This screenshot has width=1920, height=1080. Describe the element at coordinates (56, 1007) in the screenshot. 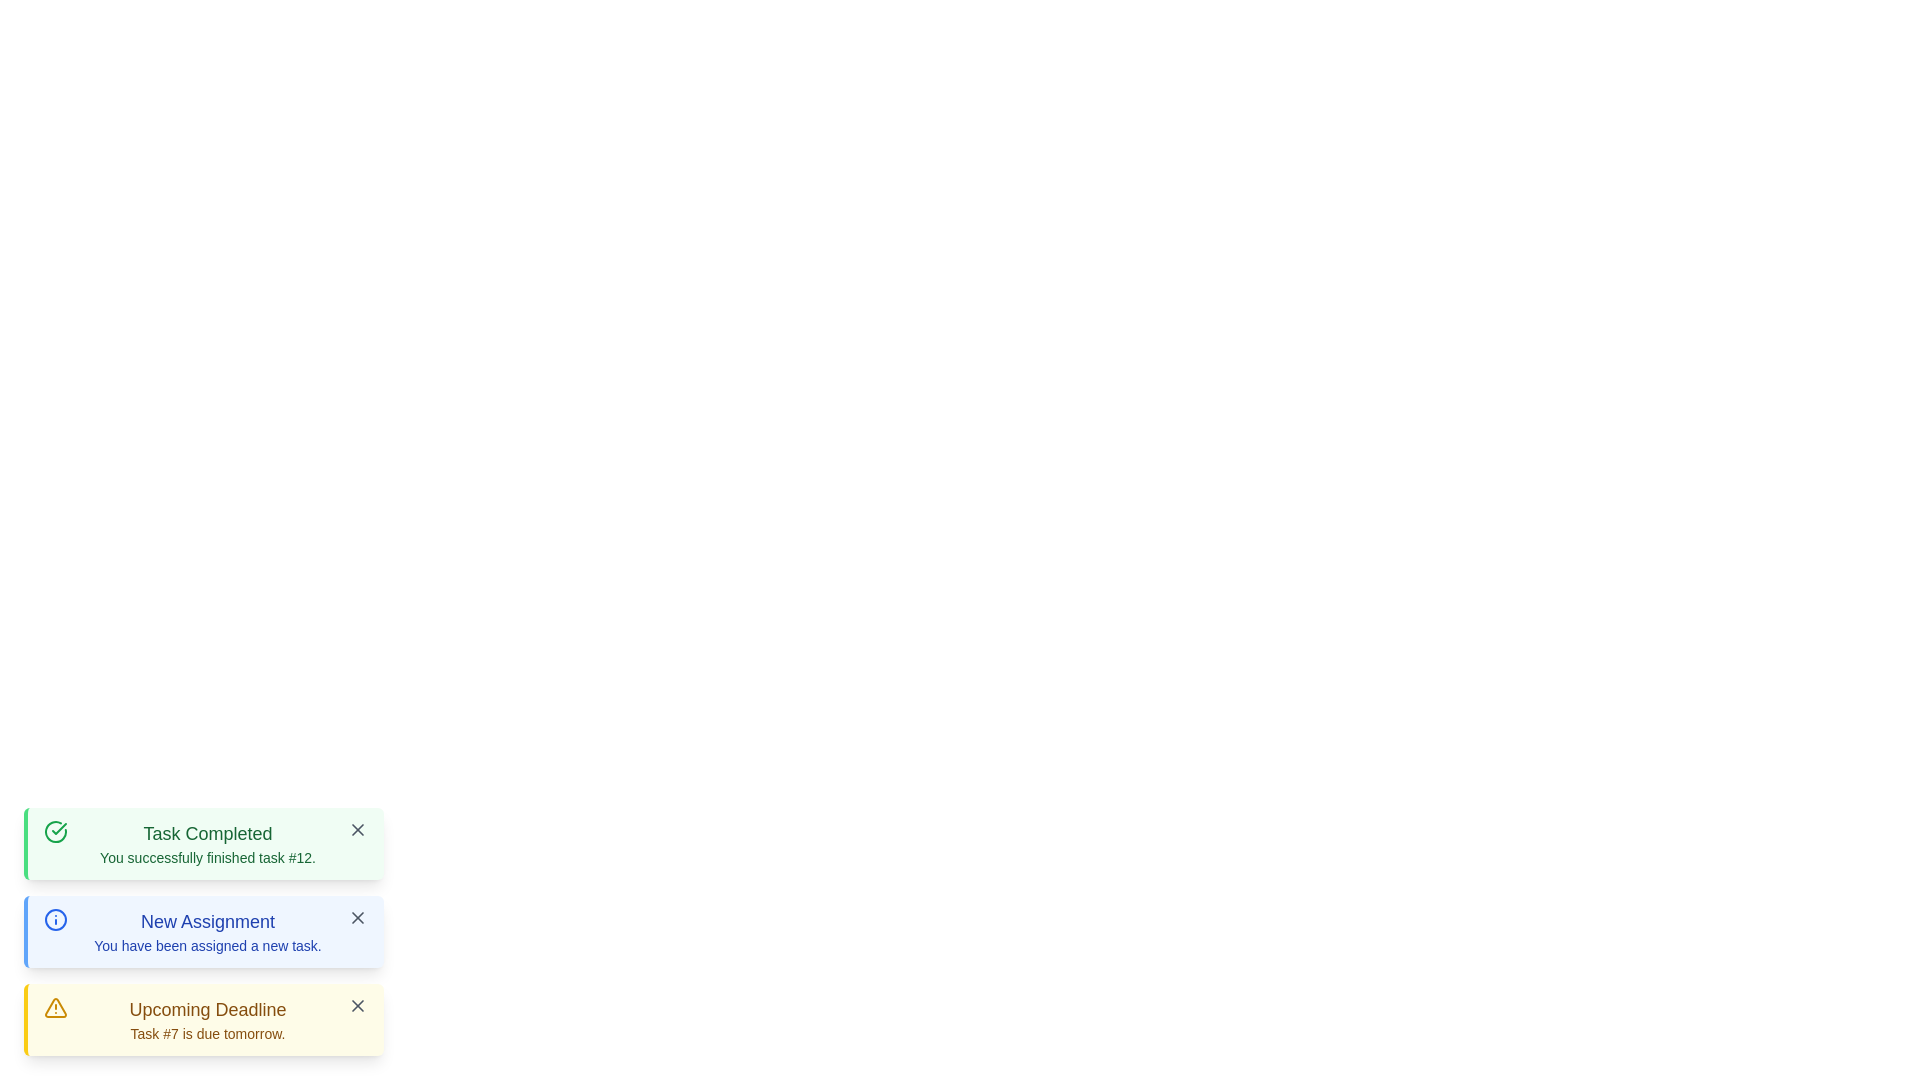

I see `the urgency indicator icon located inside the 'Upcoming Deadline' notification box, positioned at the bottom-left section of the interface` at that location.